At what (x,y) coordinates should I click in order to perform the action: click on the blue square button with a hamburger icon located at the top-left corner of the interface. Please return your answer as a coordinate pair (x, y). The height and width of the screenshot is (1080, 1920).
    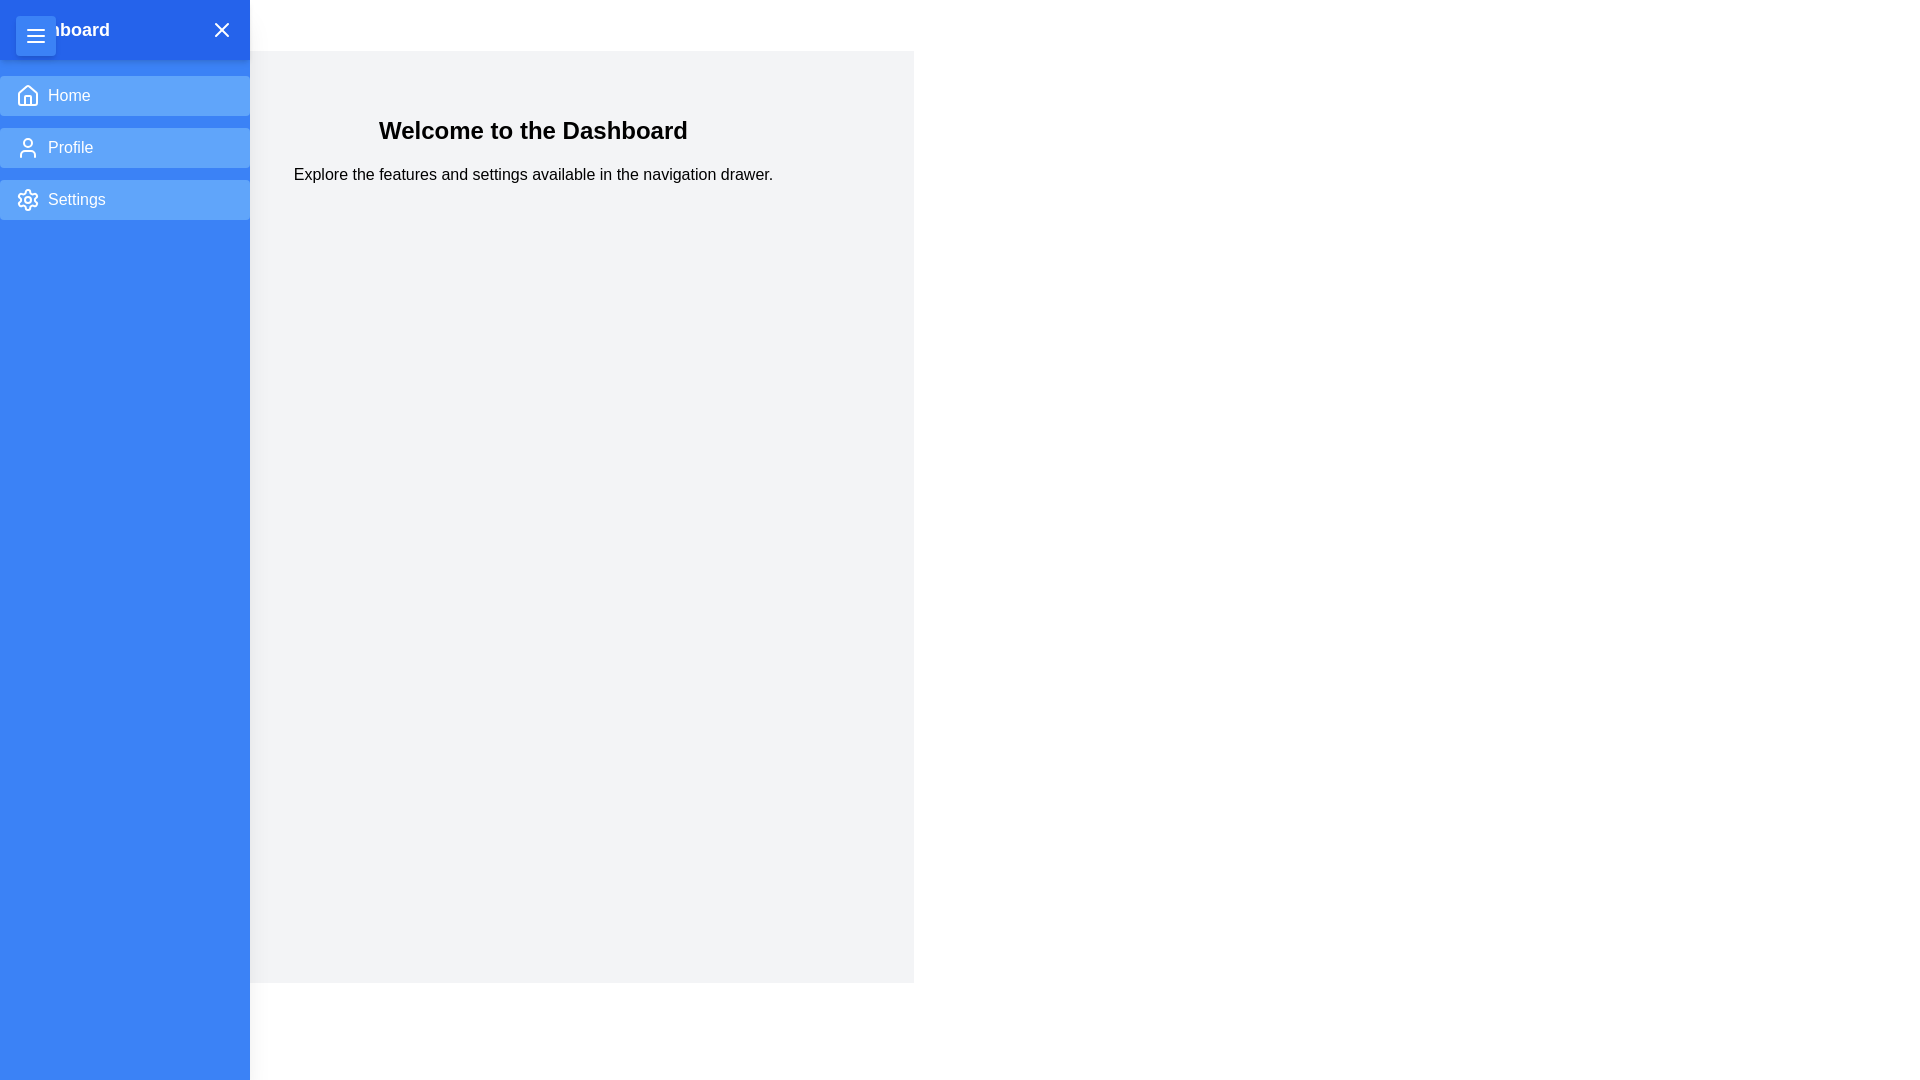
    Looking at the image, I should click on (35, 35).